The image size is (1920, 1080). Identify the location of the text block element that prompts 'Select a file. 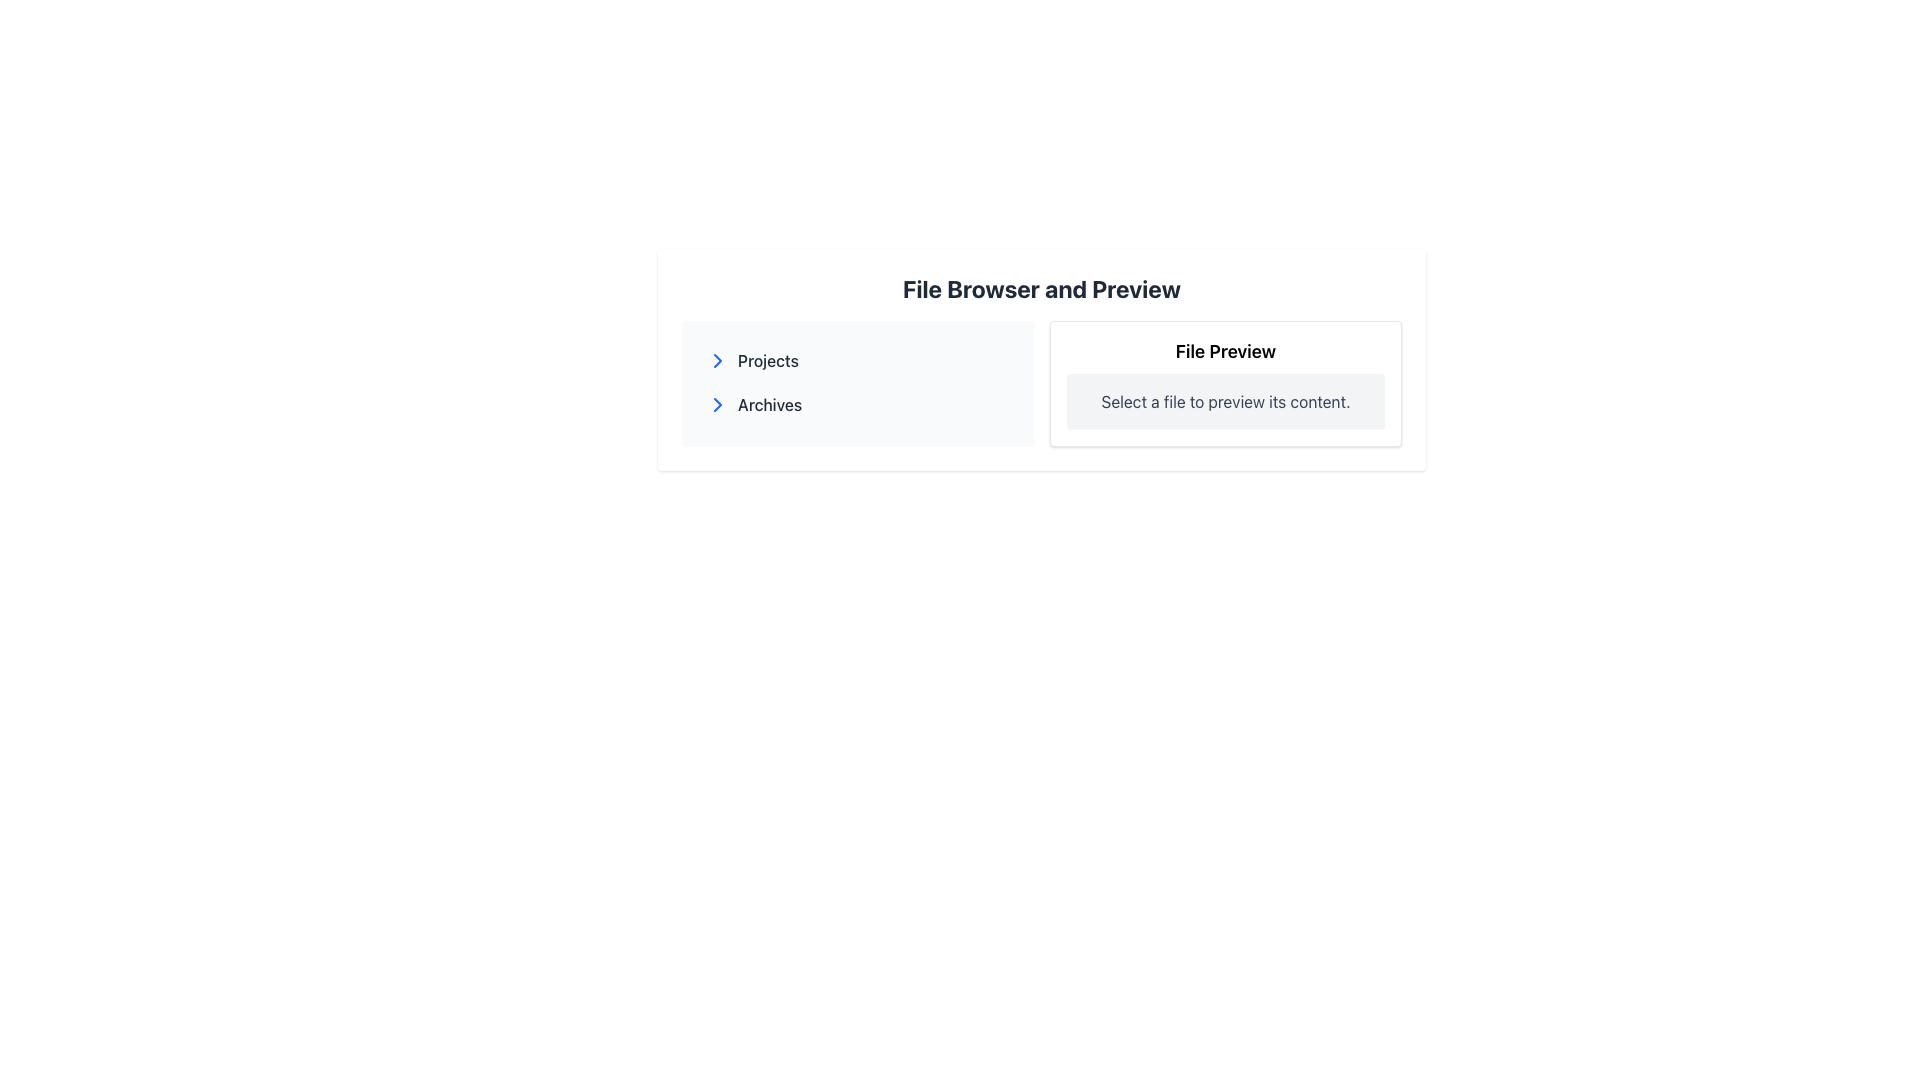
(1224, 401).